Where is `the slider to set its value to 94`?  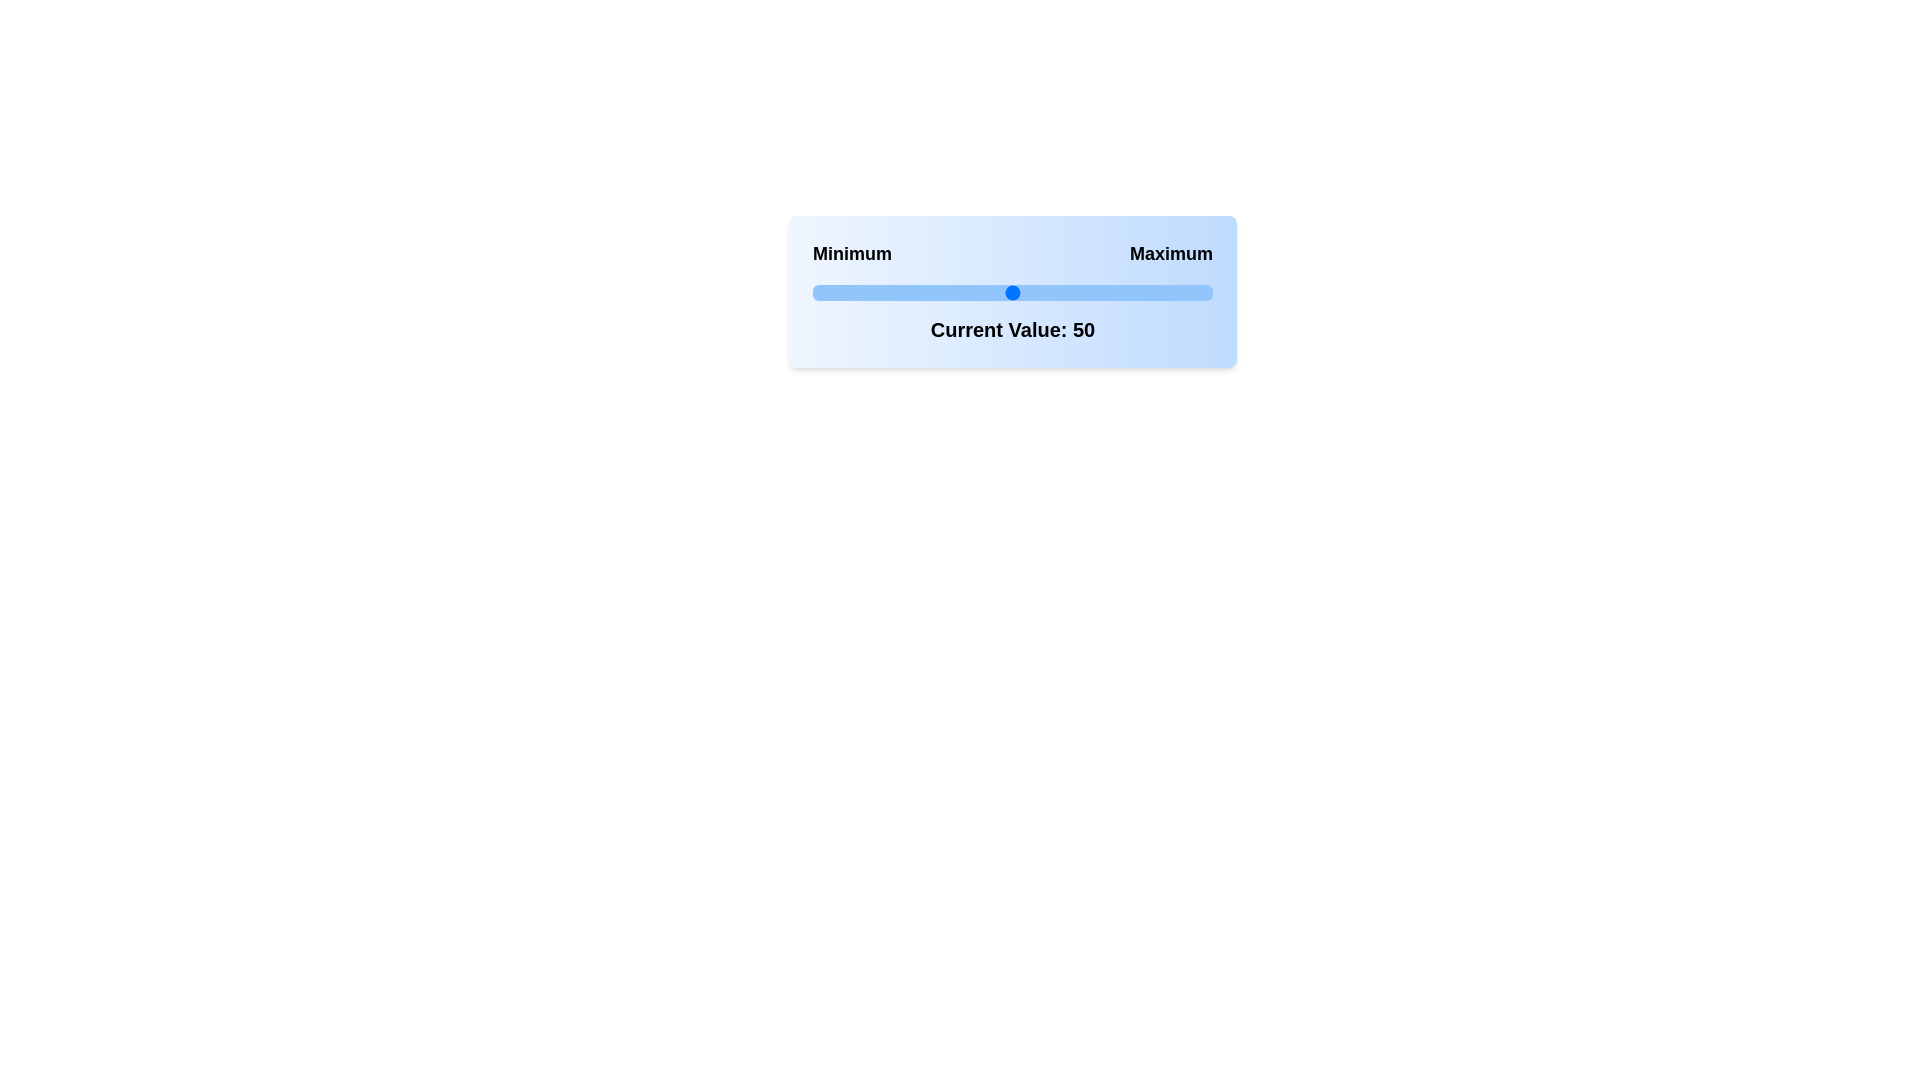 the slider to set its value to 94 is located at coordinates (1189, 293).